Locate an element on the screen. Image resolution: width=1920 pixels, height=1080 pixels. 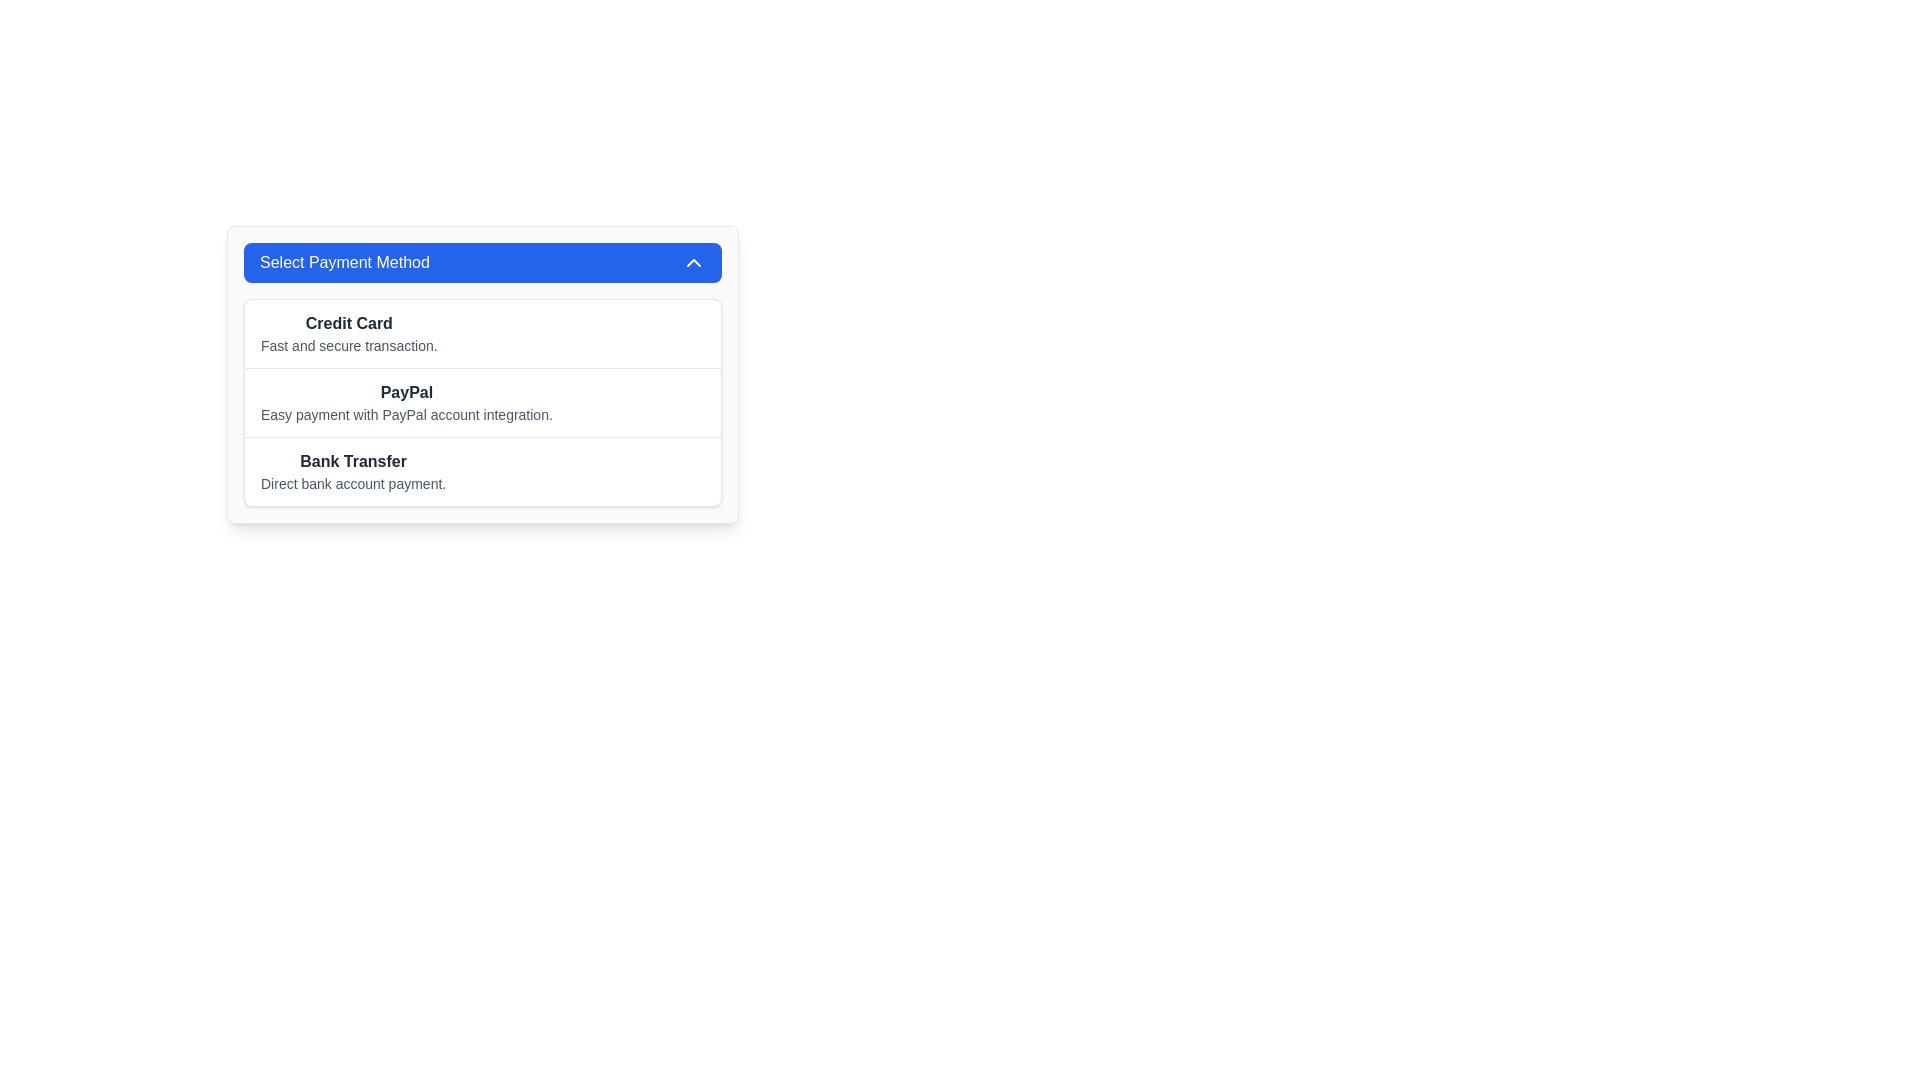
the upward-pointing chevron icon located in the upper-right corner of the 'Select Payment Method' blue header bar to trigger potential hover effects is located at coordinates (694, 261).